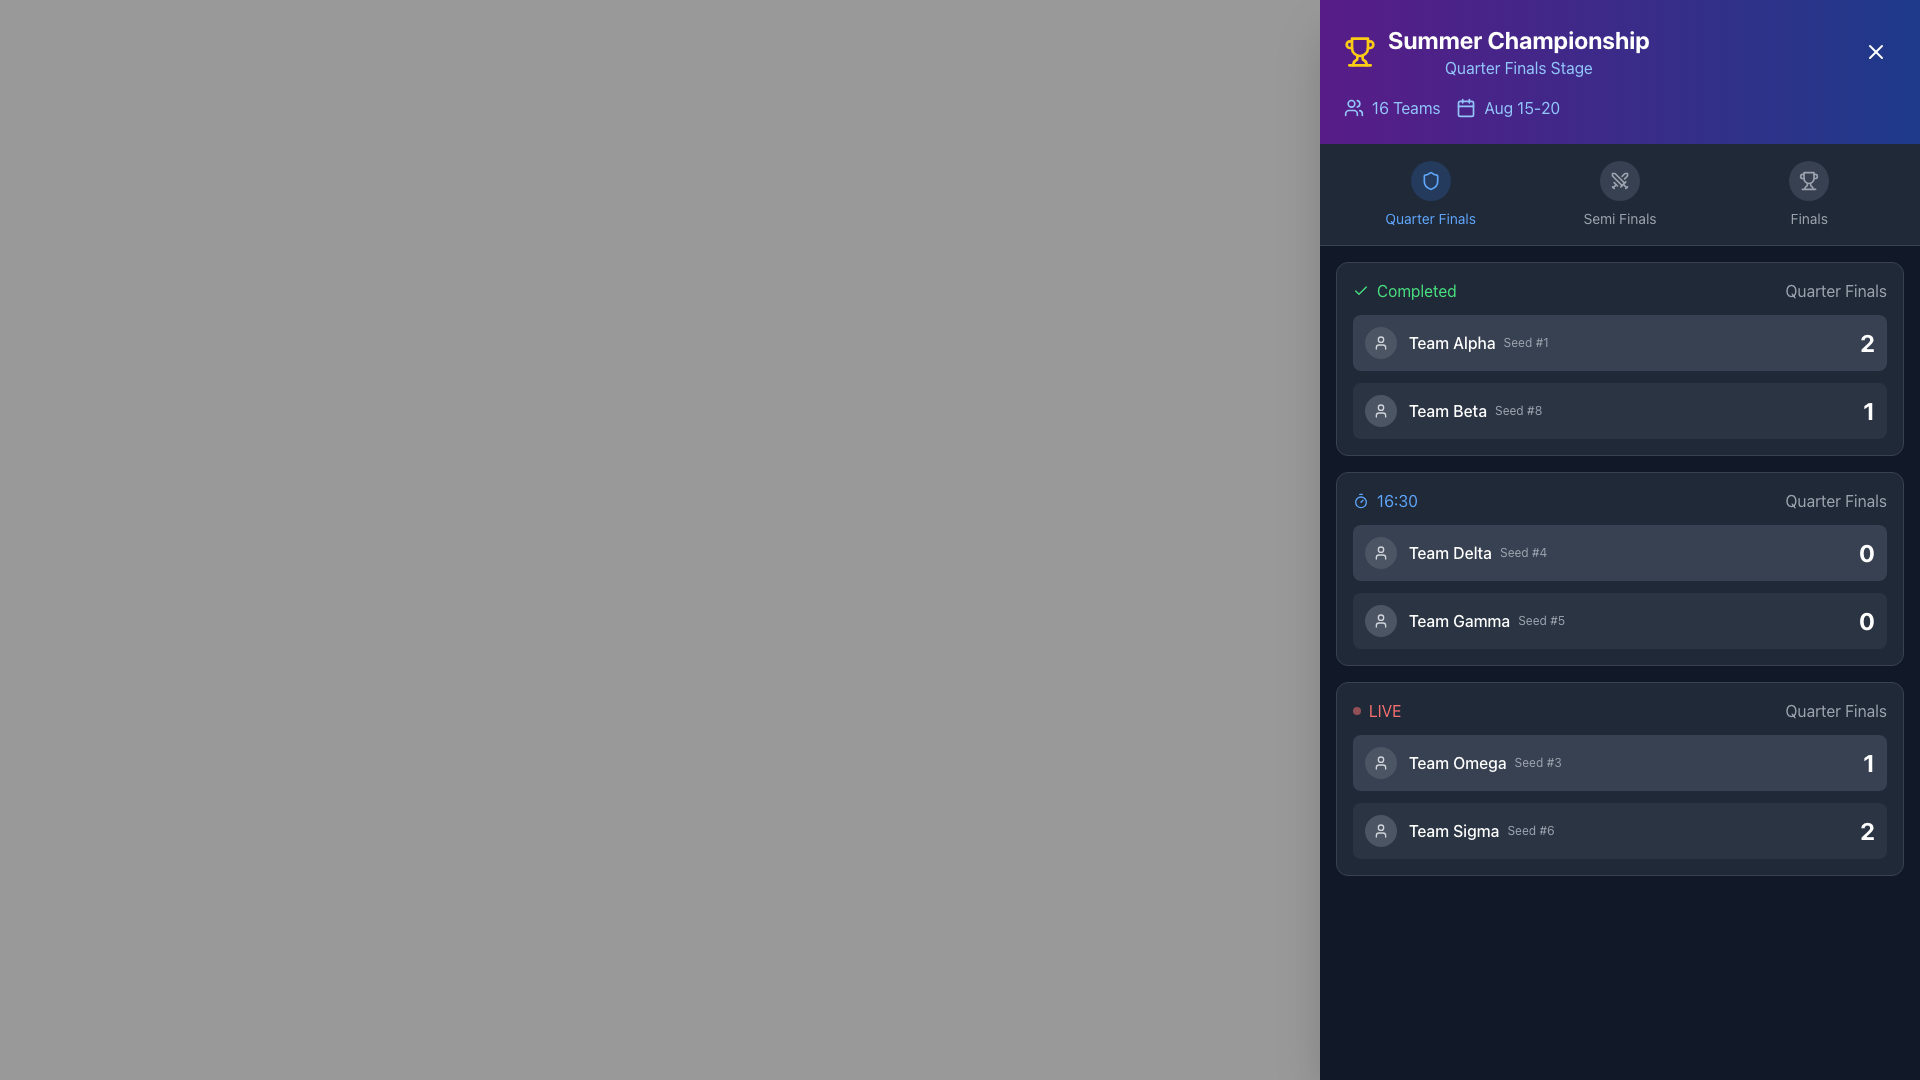 This screenshot has height=1080, width=1920. I want to click on text content of the Text Label displaying information about a team and its seeding position in the tournament, located on the right-side panel under the '16:30 Quarter Finals' section, next to the user avatar icon, so click(1487, 620).